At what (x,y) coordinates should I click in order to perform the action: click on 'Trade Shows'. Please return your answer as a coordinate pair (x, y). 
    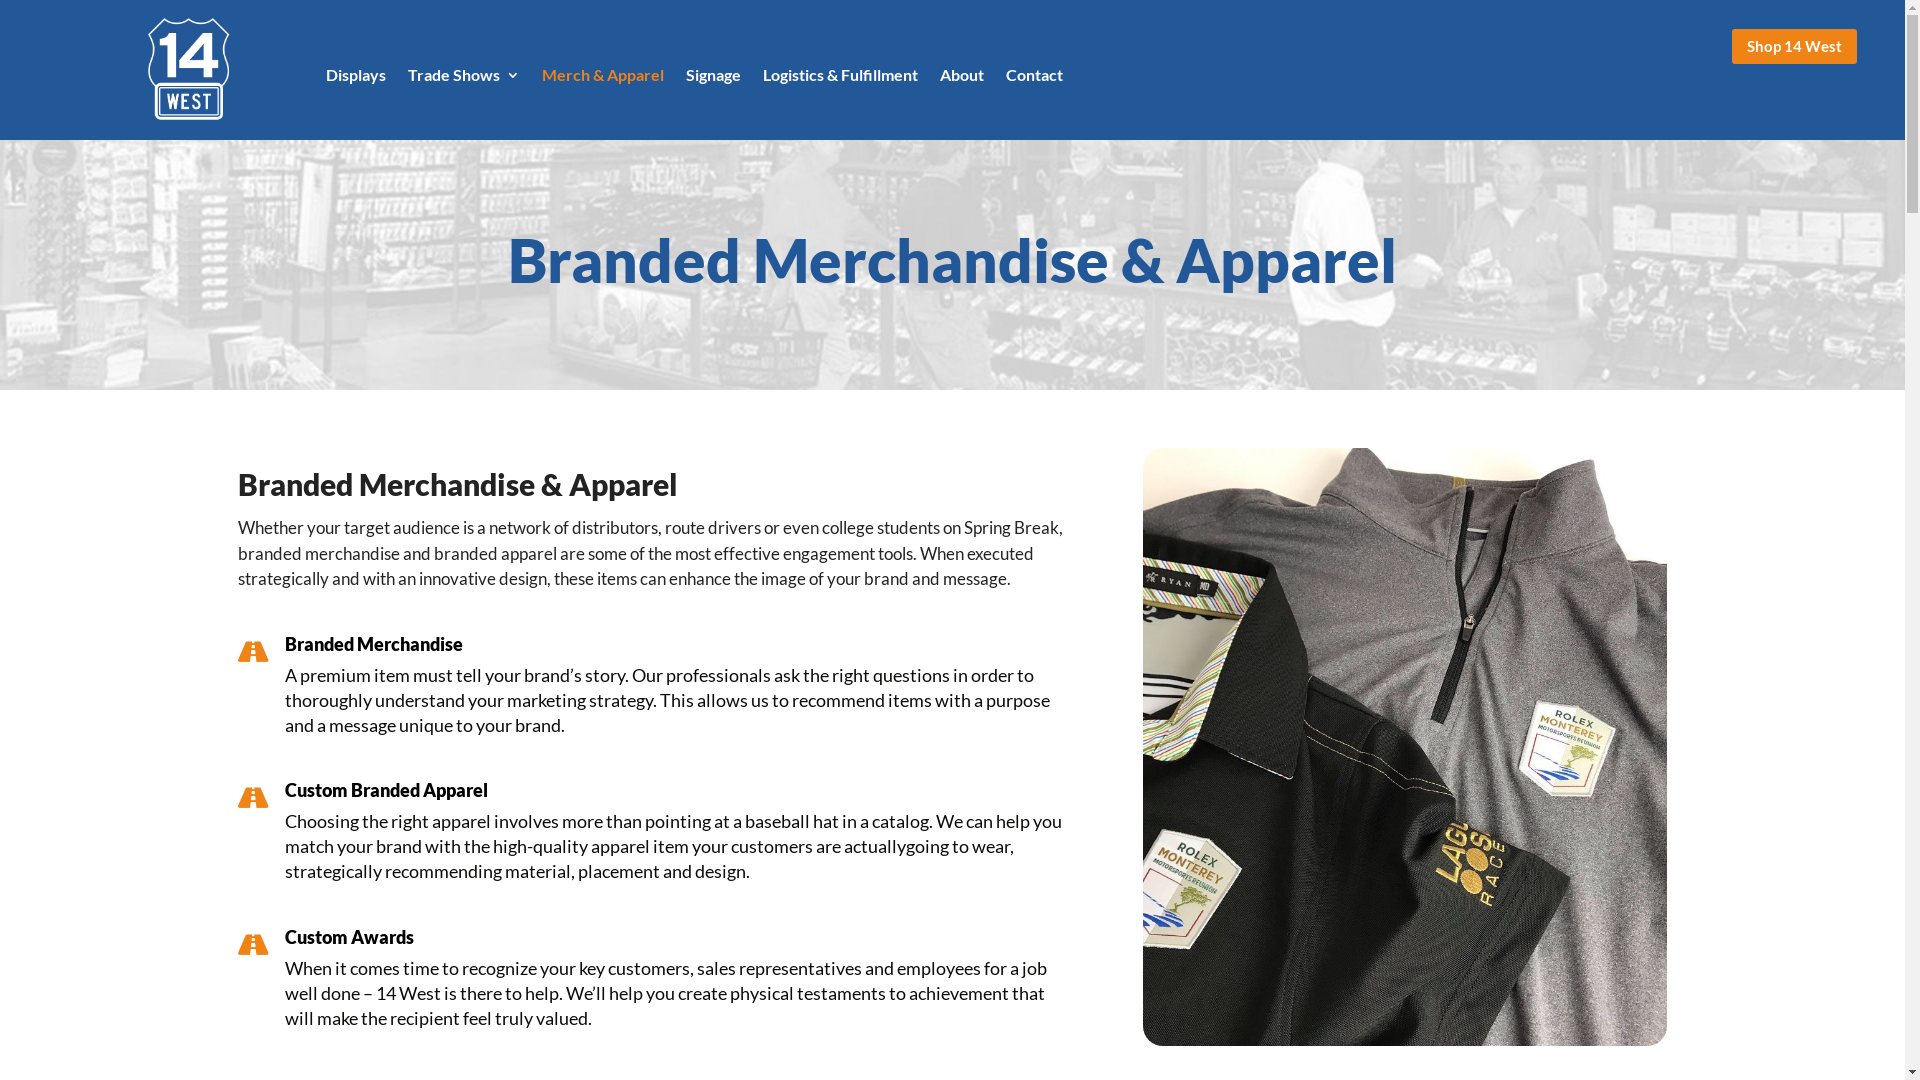
    Looking at the image, I should click on (407, 77).